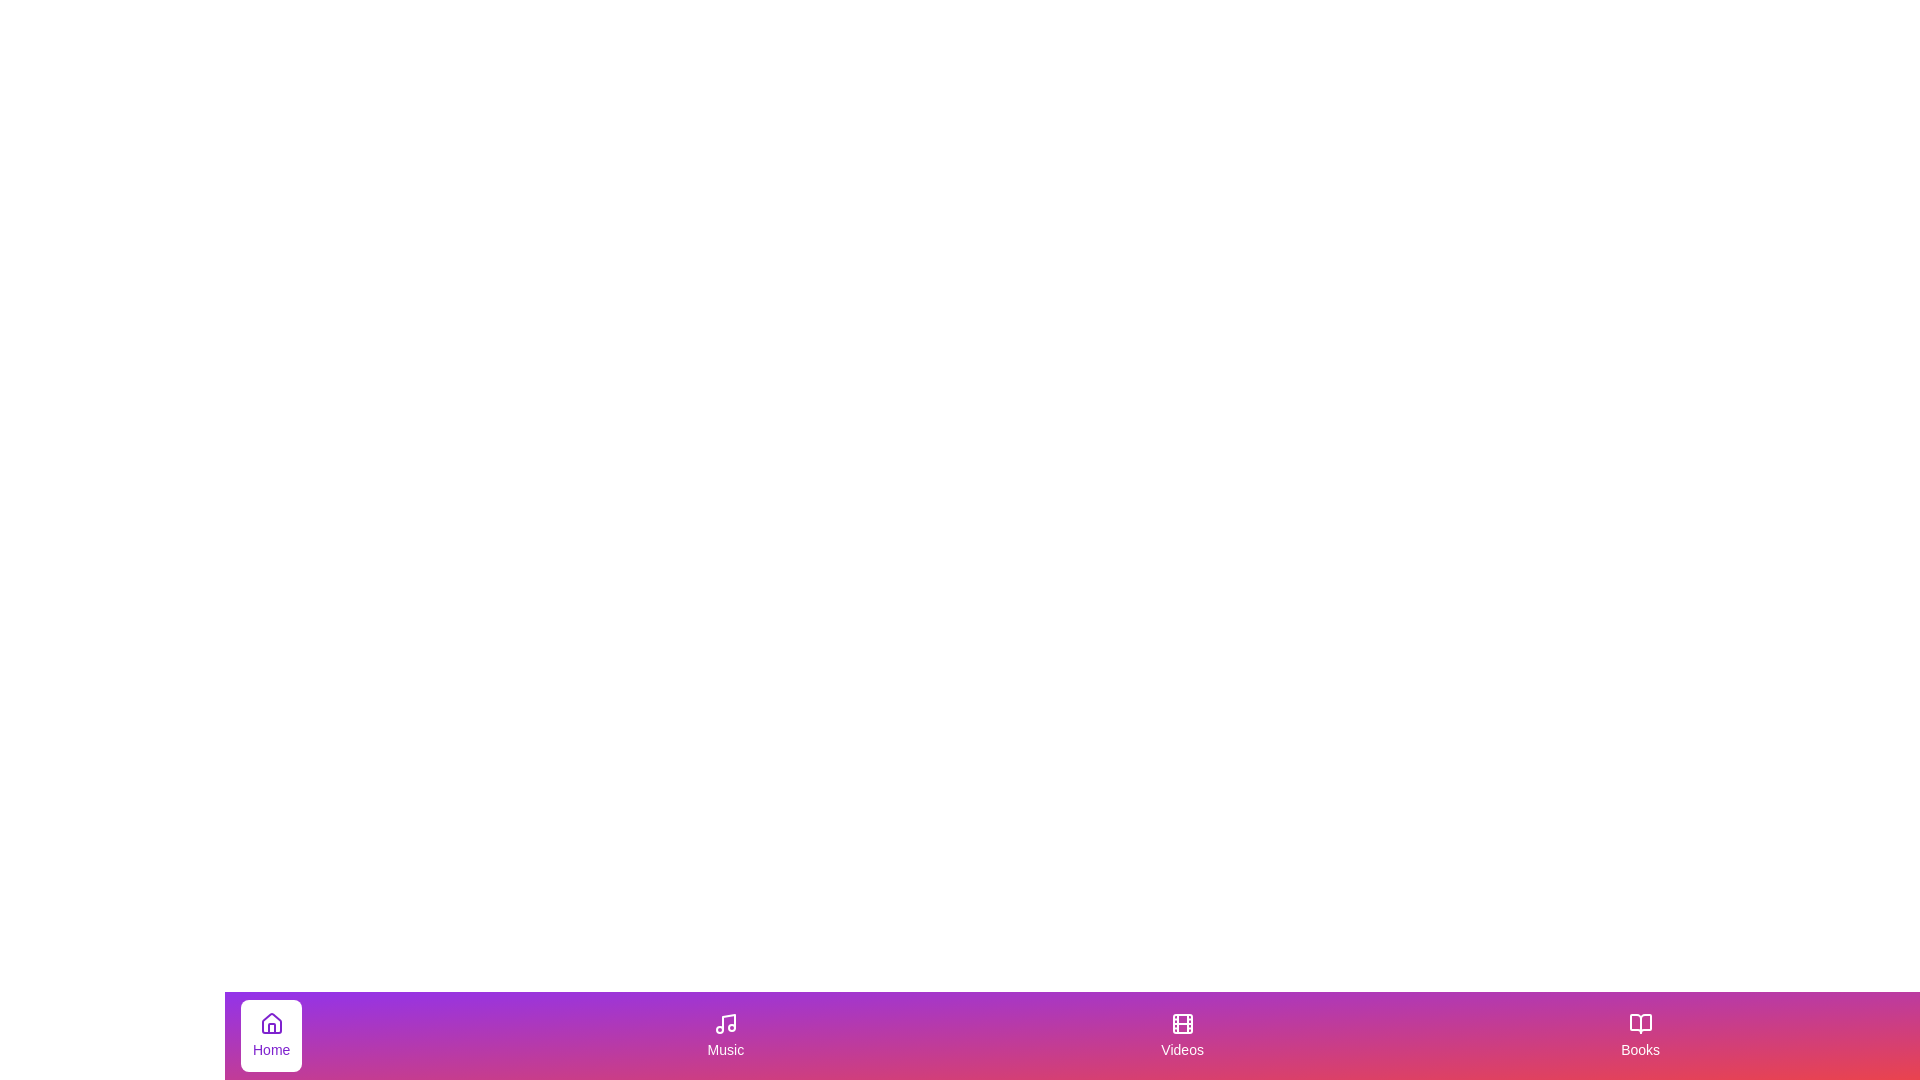  What do you see at coordinates (724, 1035) in the screenshot?
I see `the tab labeled Music by clicking on it` at bounding box center [724, 1035].